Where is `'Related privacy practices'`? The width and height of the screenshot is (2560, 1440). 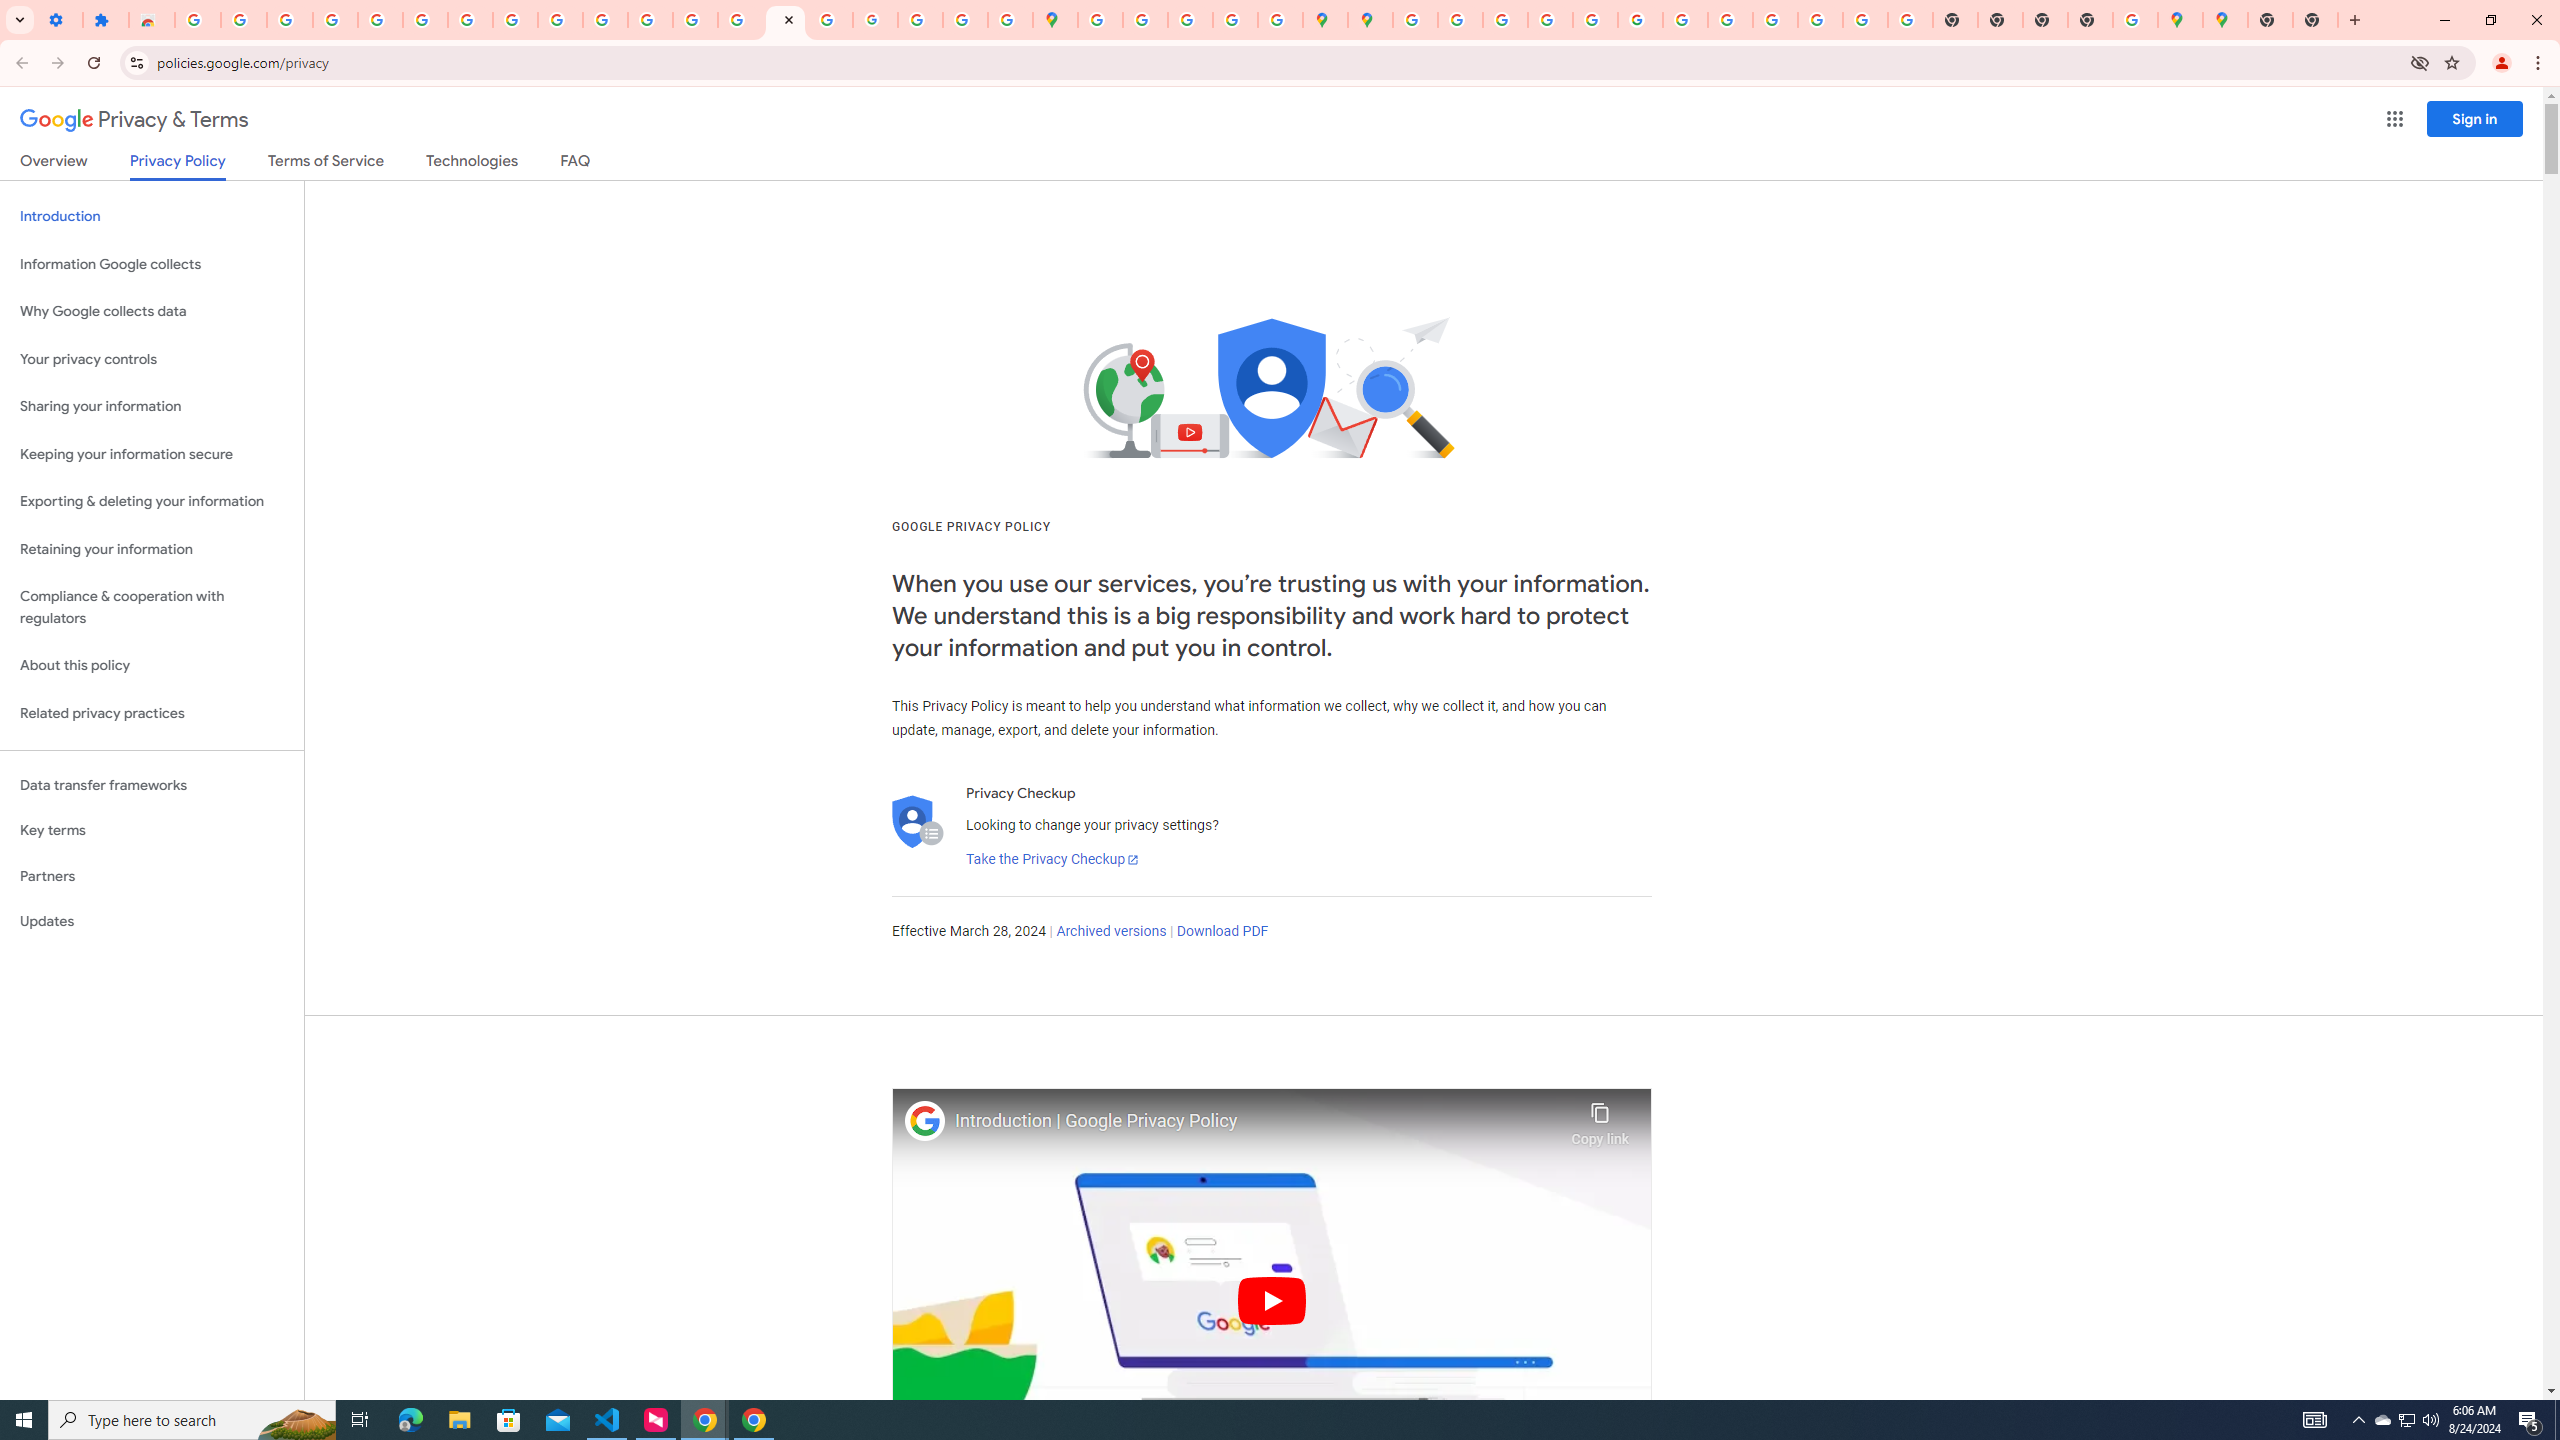 'Related privacy practices' is located at coordinates (151, 712).